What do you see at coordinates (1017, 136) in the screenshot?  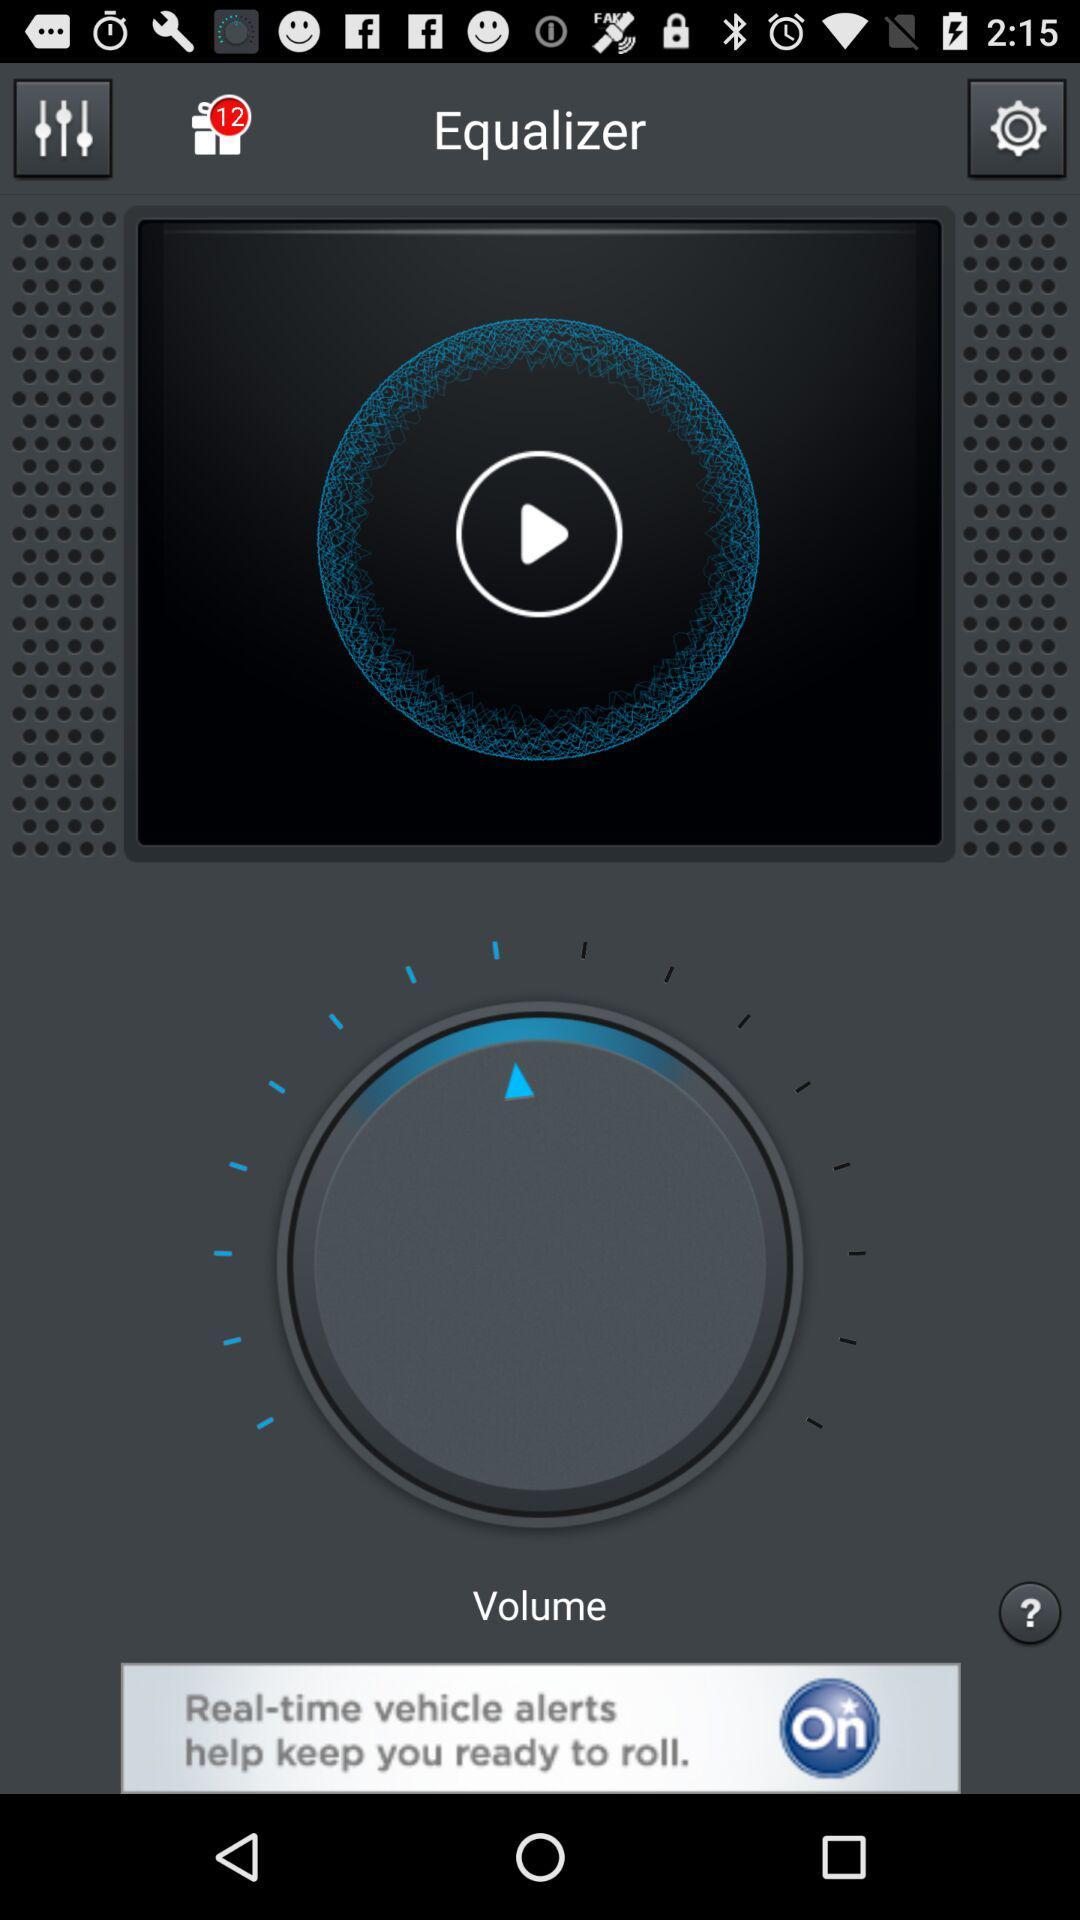 I see `the settings icon` at bounding box center [1017, 136].